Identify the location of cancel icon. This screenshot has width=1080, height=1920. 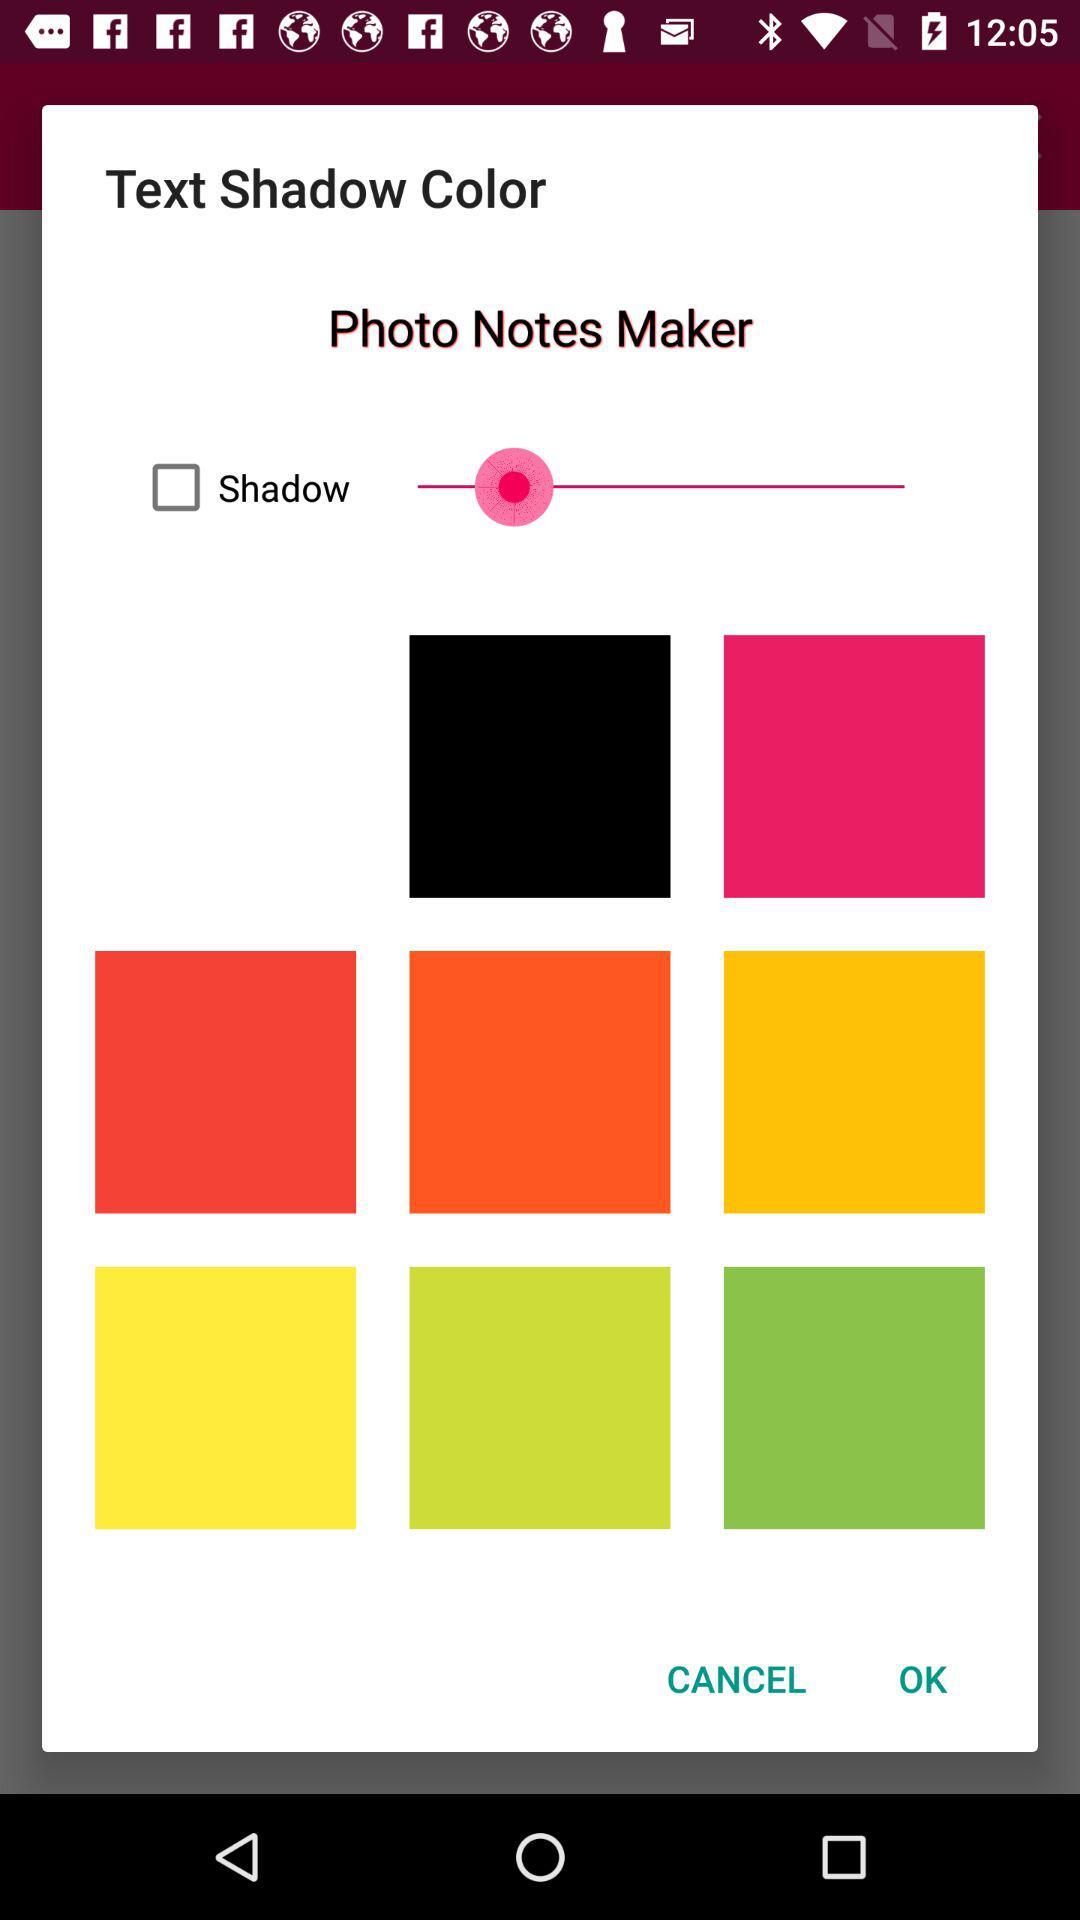
(736, 1678).